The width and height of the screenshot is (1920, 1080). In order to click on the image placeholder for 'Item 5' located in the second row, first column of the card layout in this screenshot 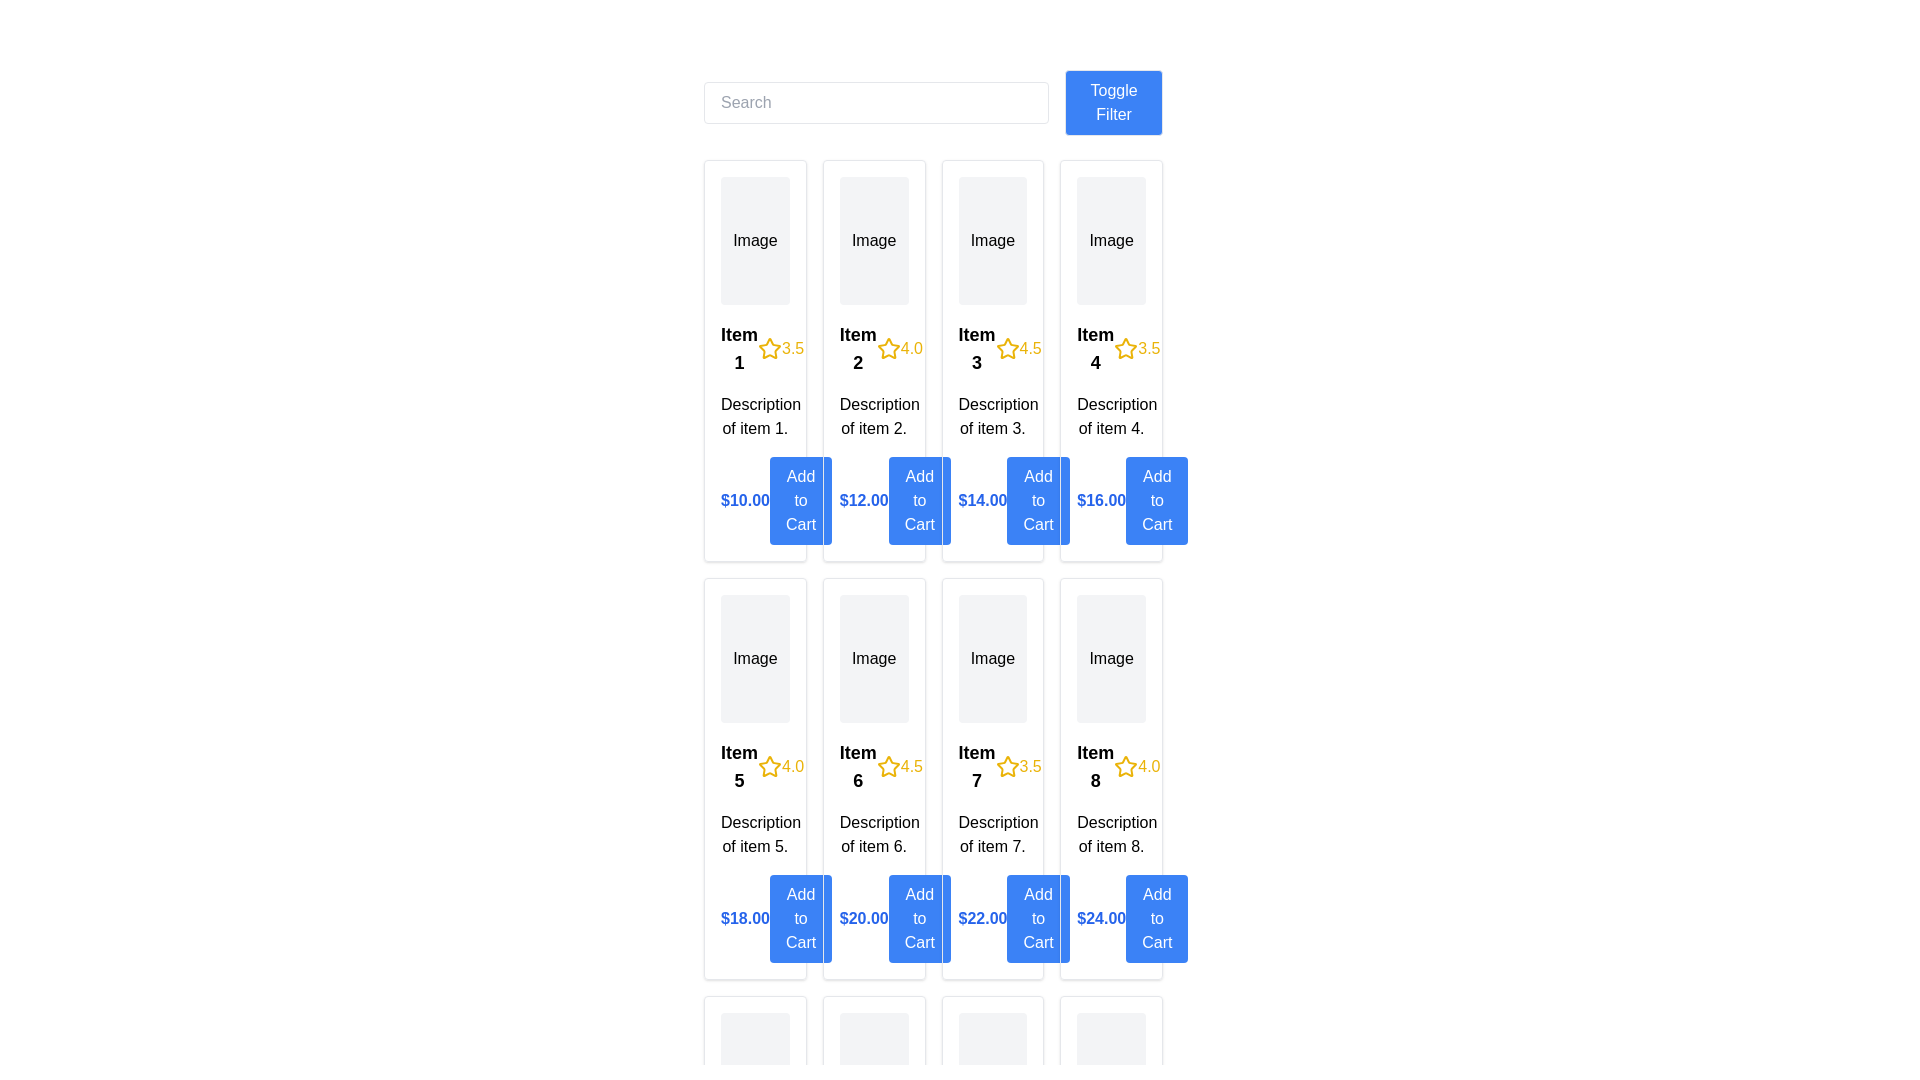, I will do `click(754, 659)`.